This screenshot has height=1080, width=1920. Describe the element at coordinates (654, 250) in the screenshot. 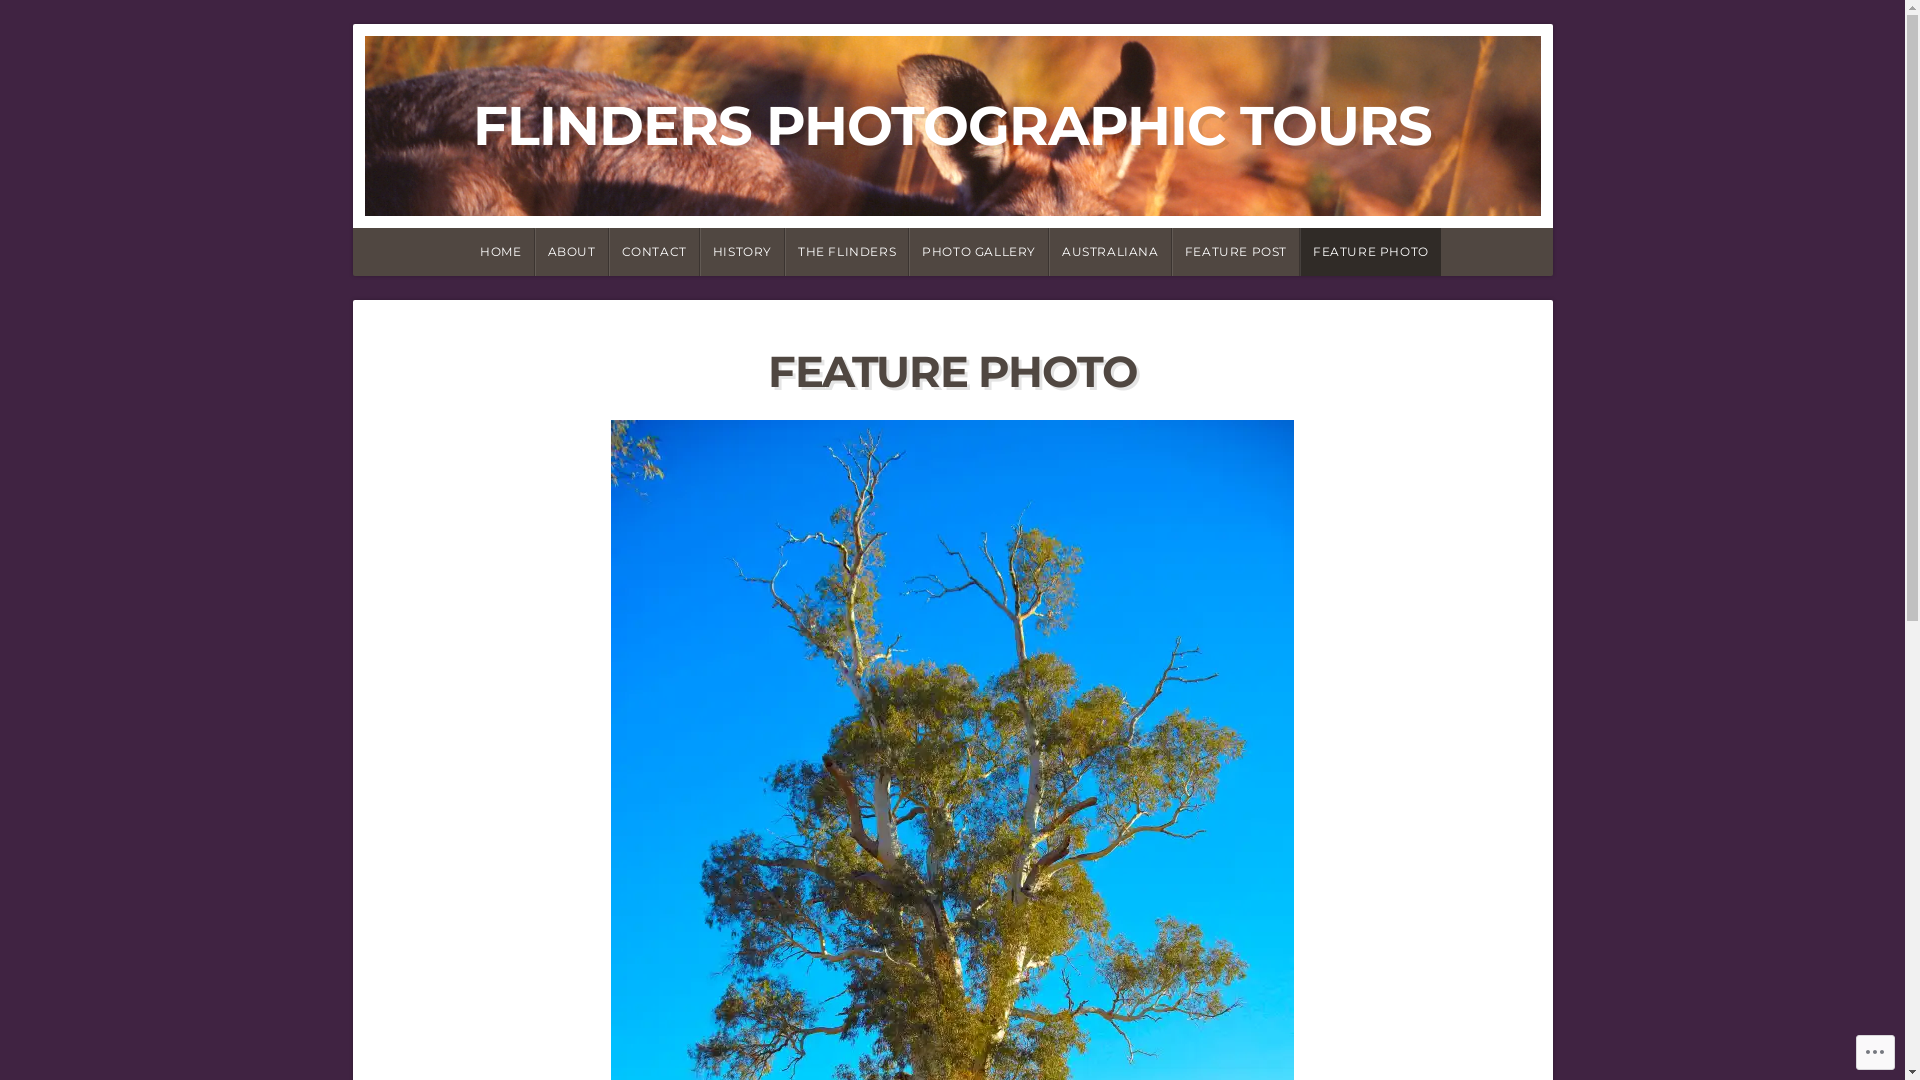

I see `'CONTACT'` at that location.